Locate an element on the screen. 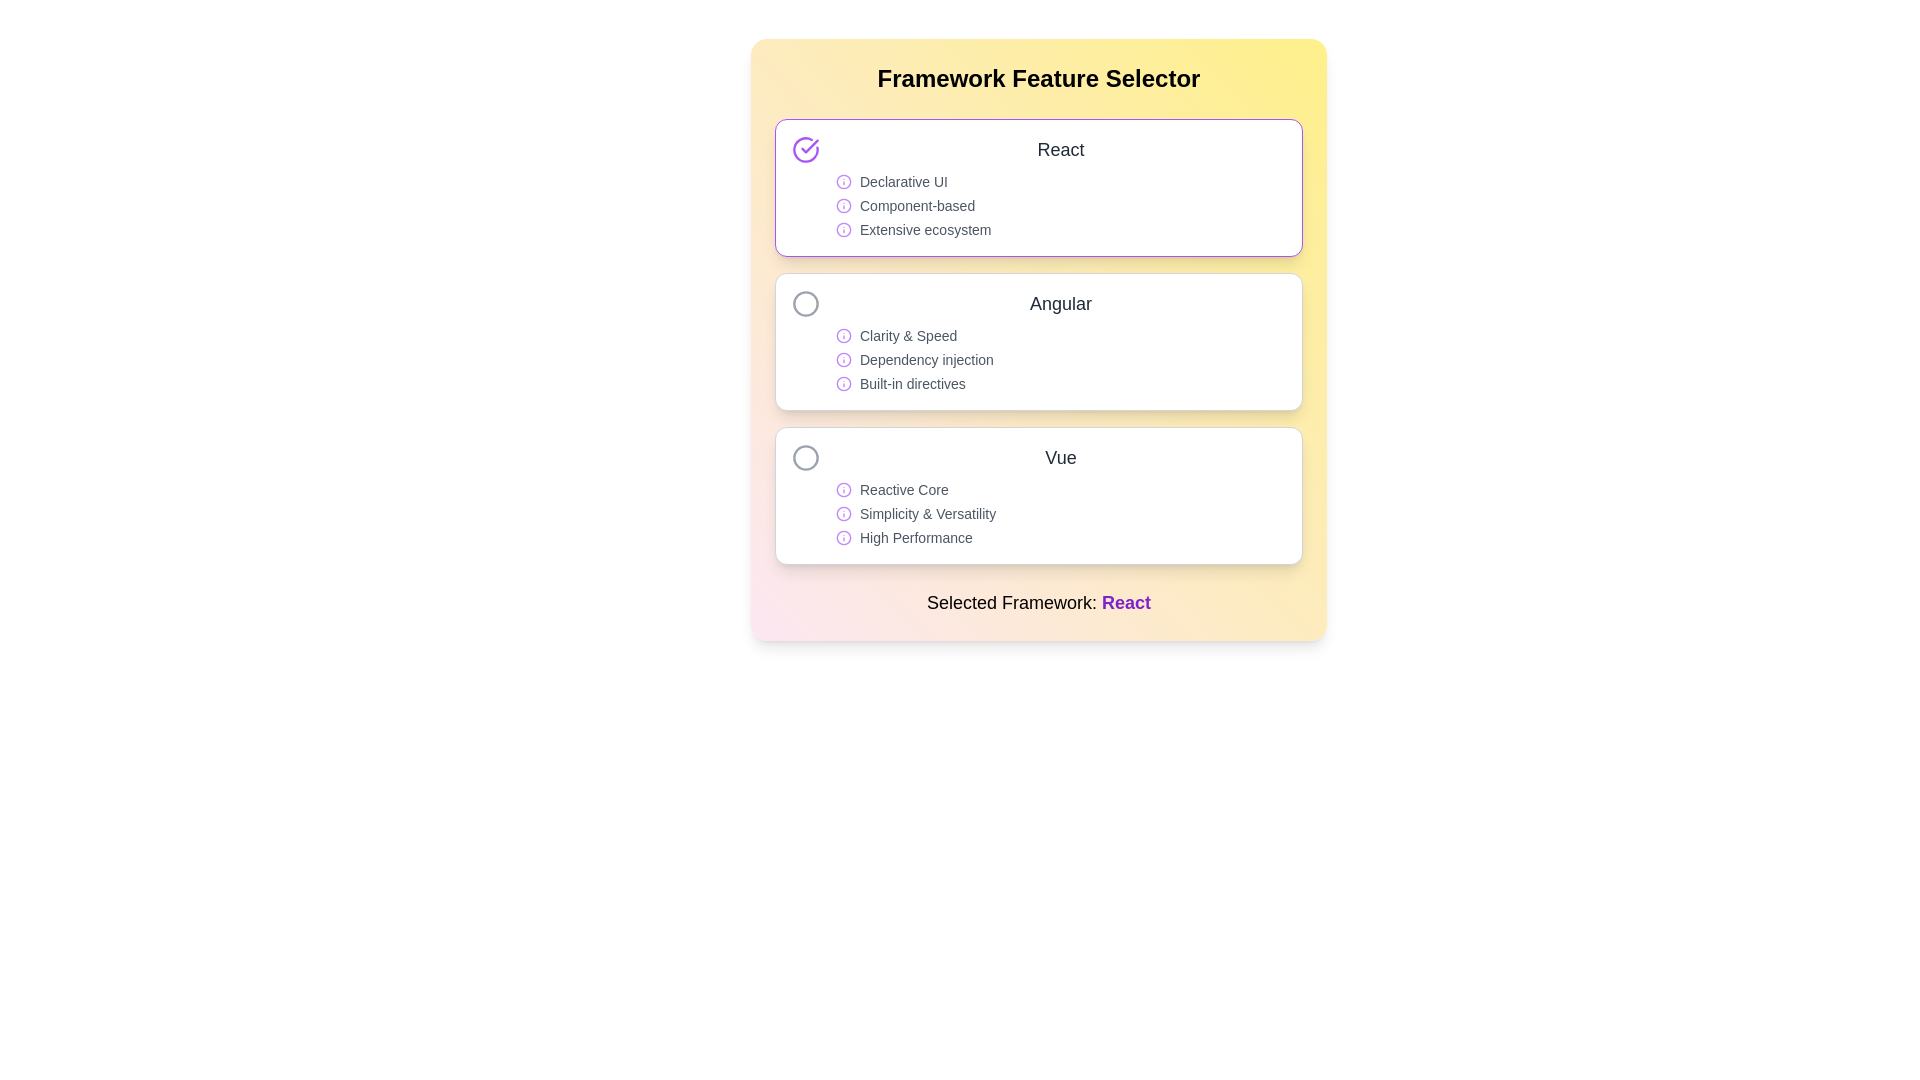 This screenshot has height=1080, width=1920. the circular icon with a purple outline located next to the text 'Extensive ecosystem' in the React section of the Framework Feature Selector interface is located at coordinates (844, 229).